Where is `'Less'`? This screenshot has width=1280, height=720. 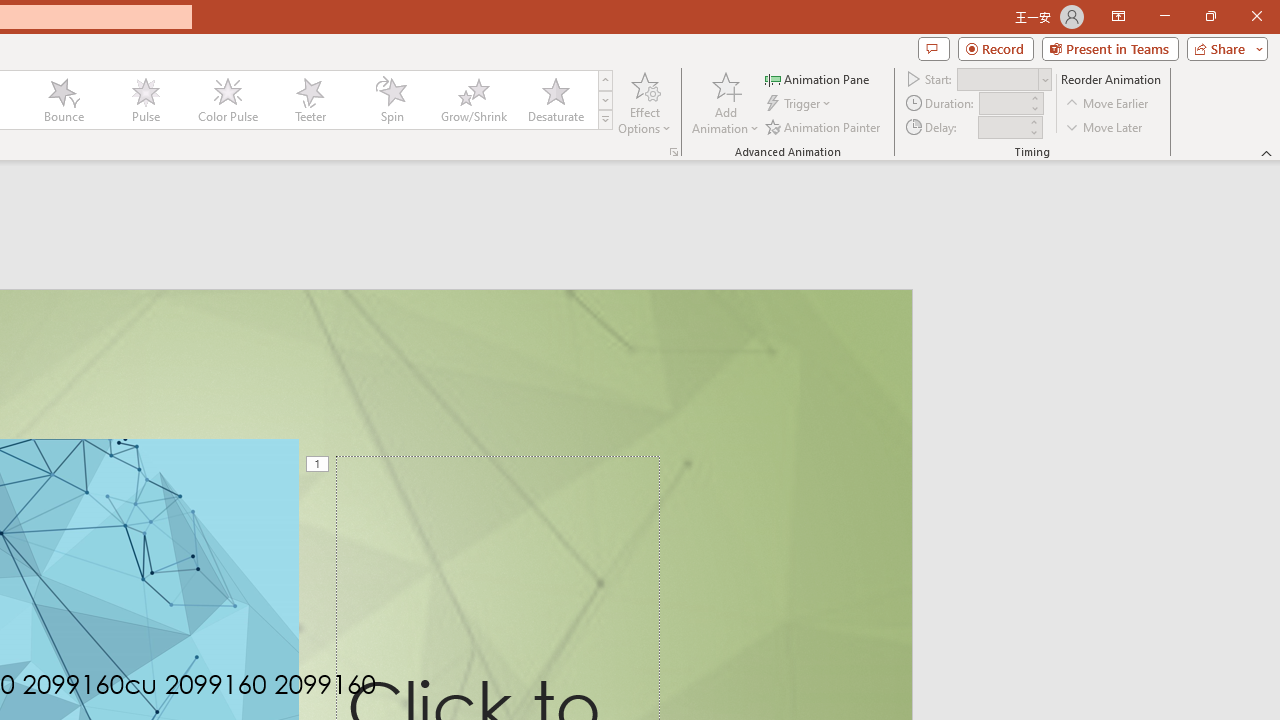 'Less' is located at coordinates (1033, 132).